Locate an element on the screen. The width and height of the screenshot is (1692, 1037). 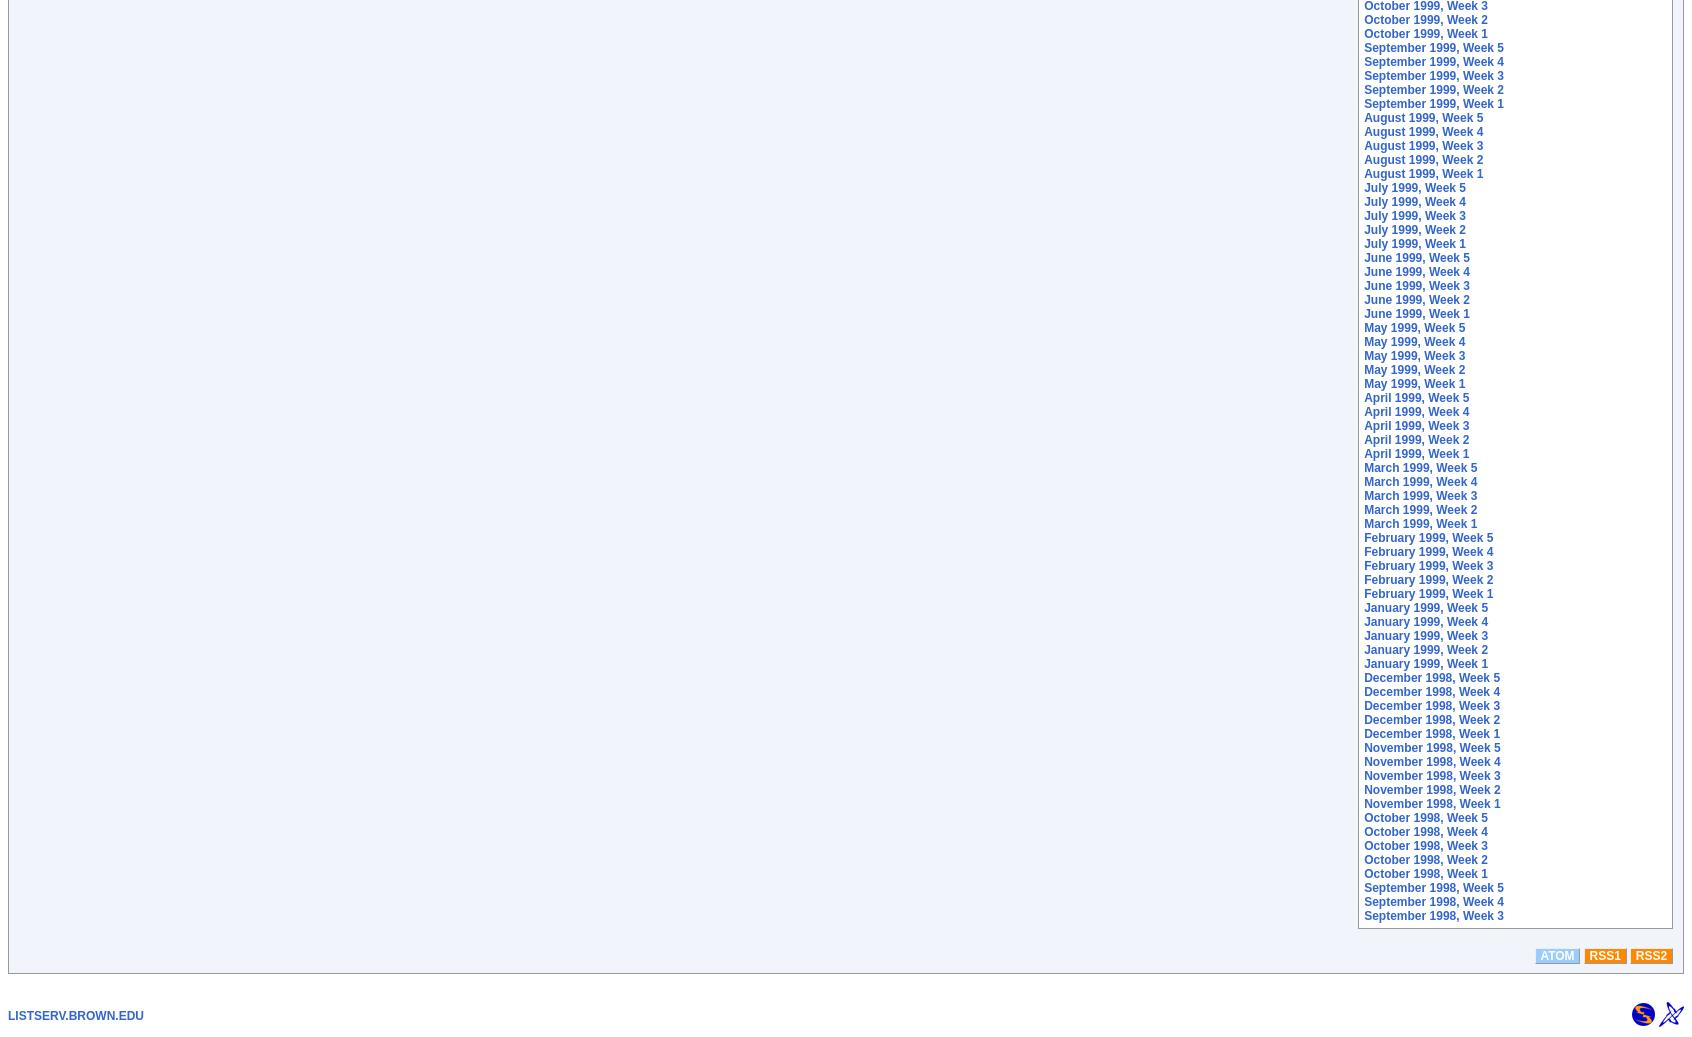
'March 1999, Week 2' is located at coordinates (1419, 508).